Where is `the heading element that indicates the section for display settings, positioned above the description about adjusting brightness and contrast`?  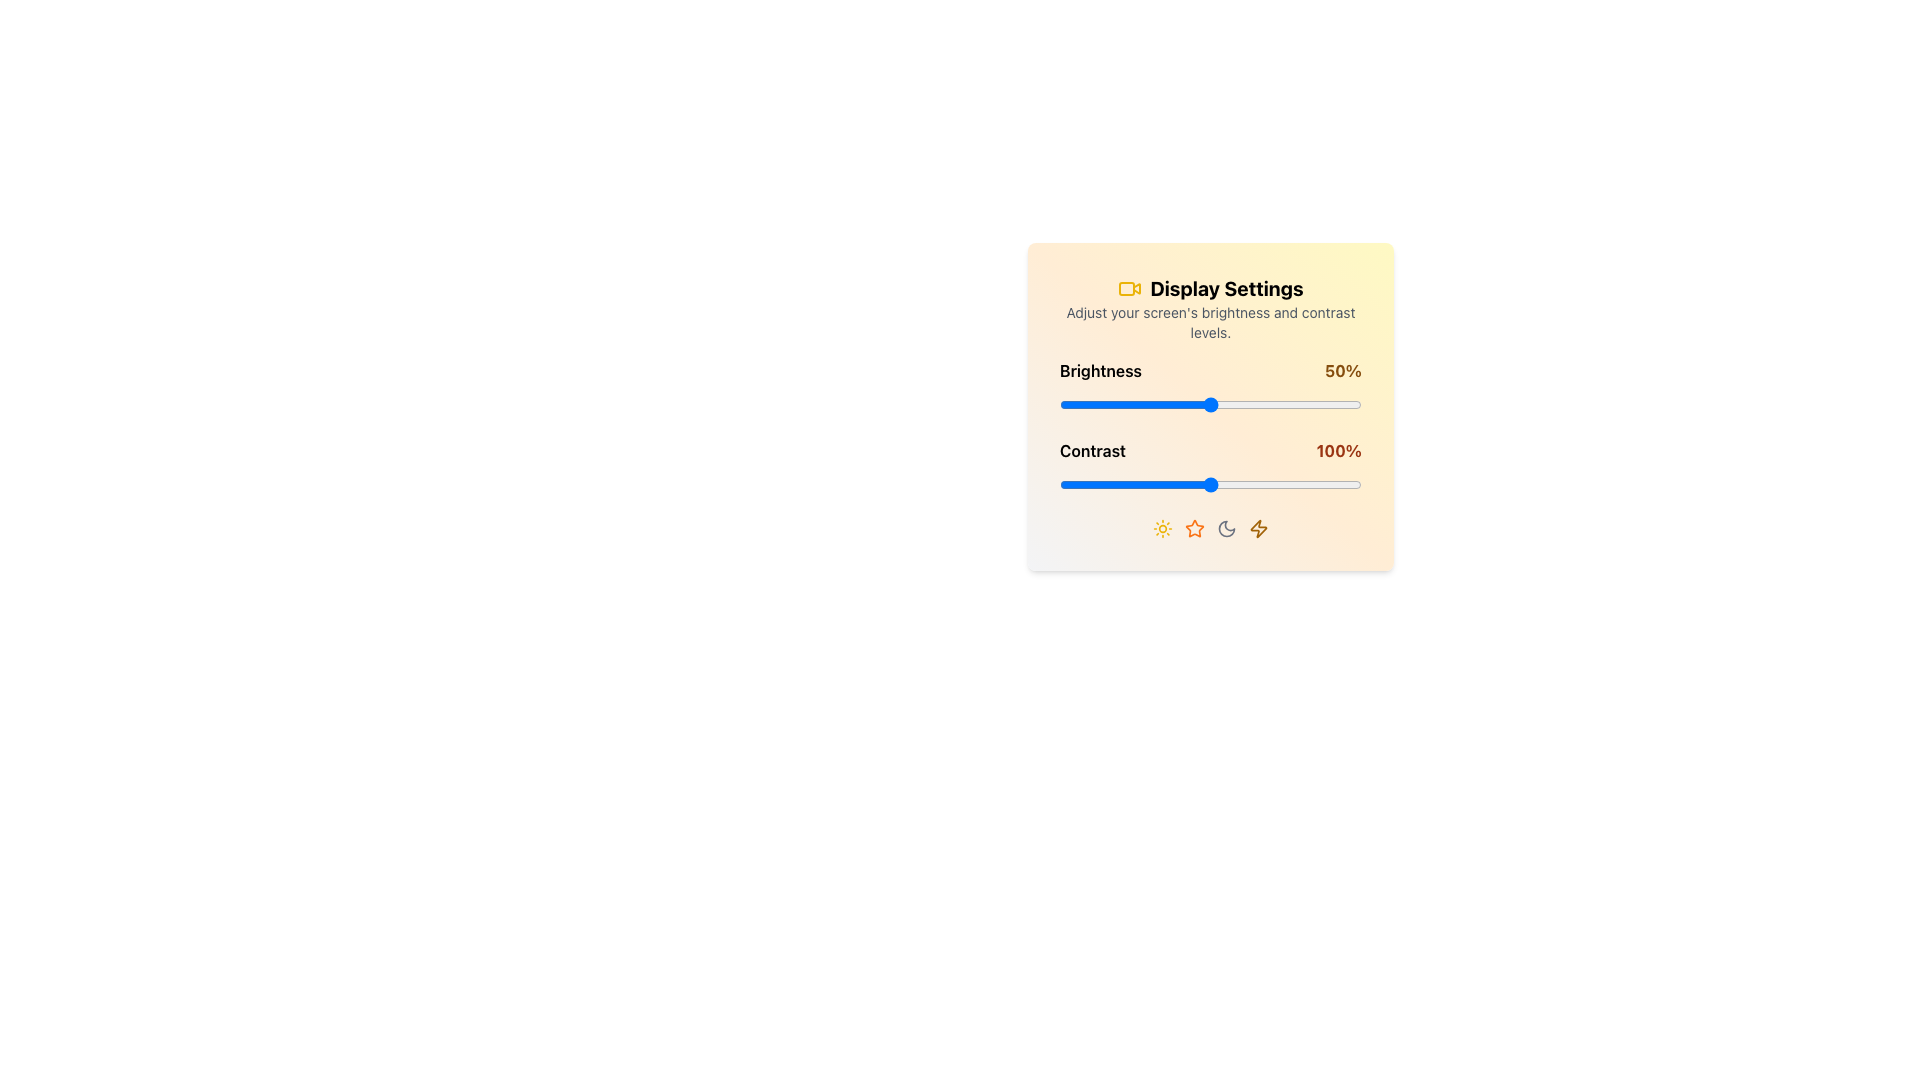 the heading element that indicates the section for display settings, positioned above the description about adjusting brightness and contrast is located at coordinates (1209, 289).